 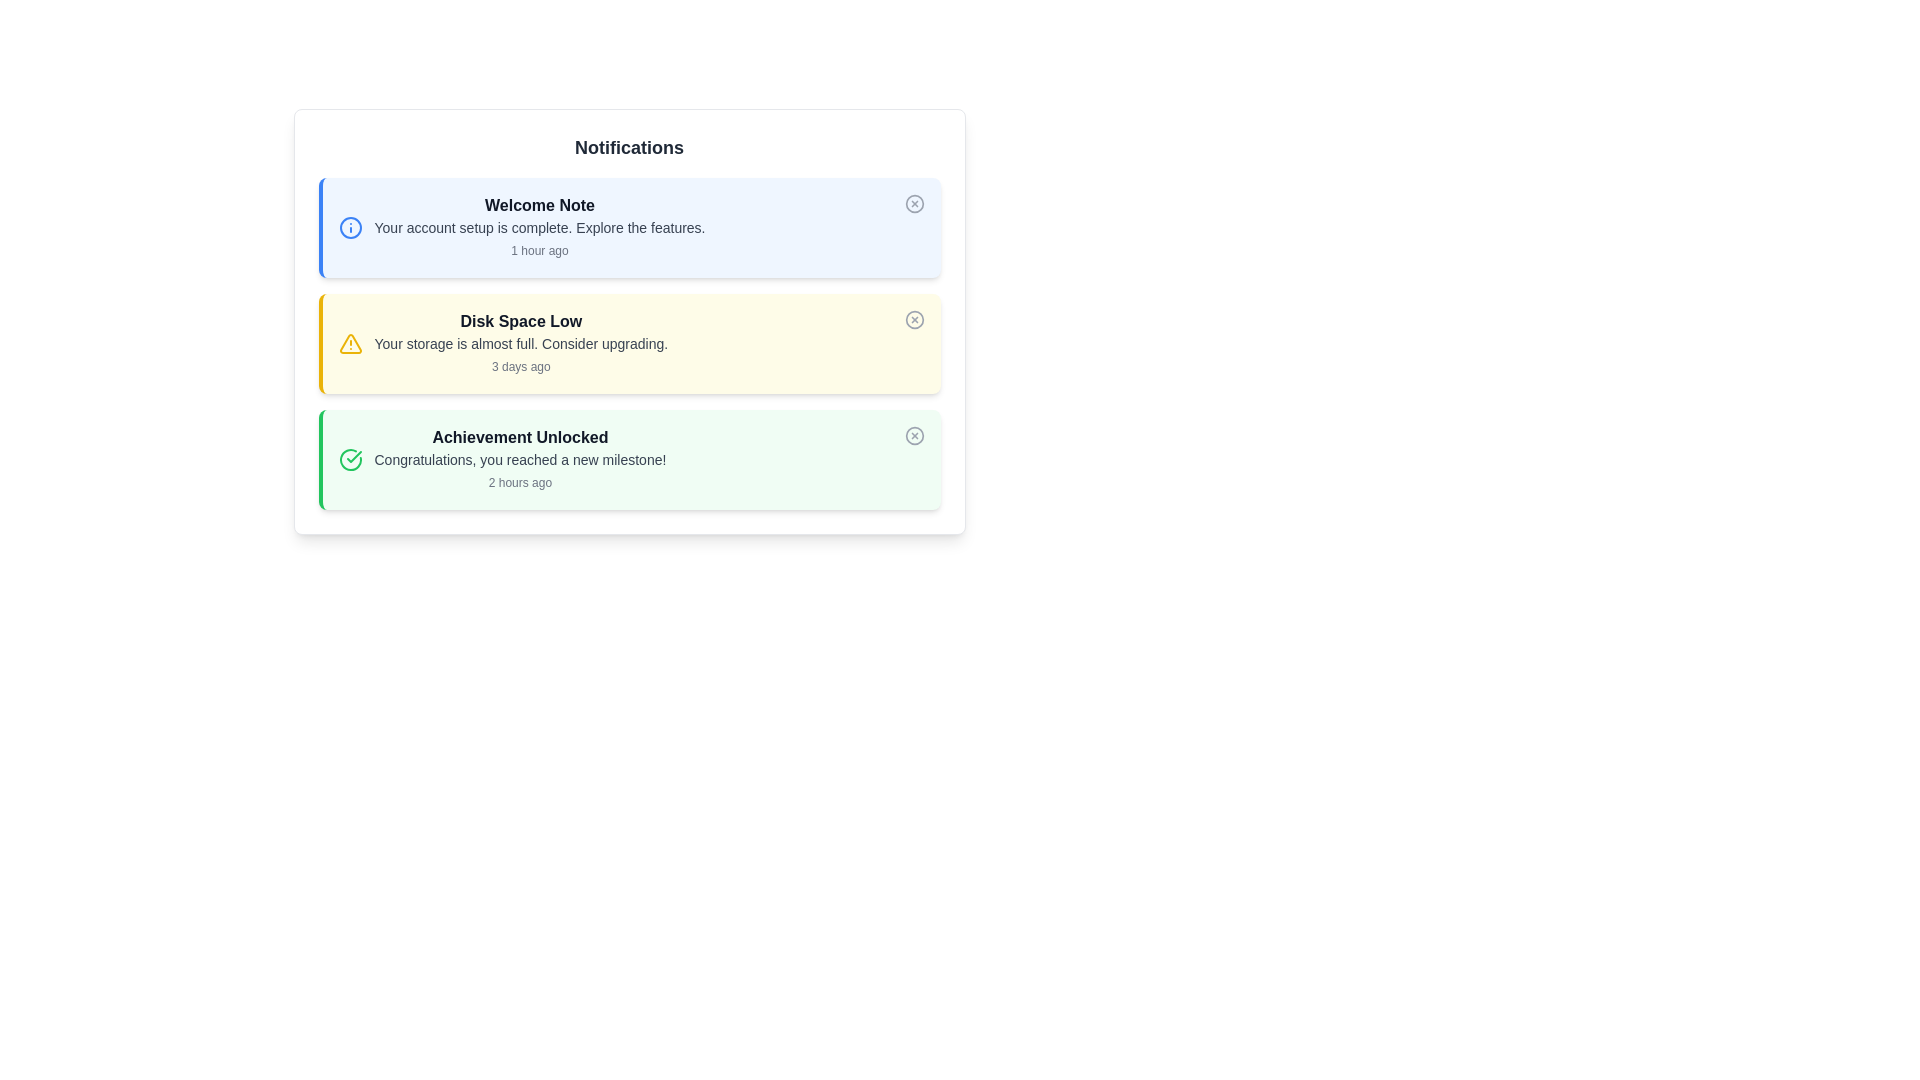 I want to click on the title Text label of the third notification box, which summarizes the notification's purpose, so click(x=520, y=437).